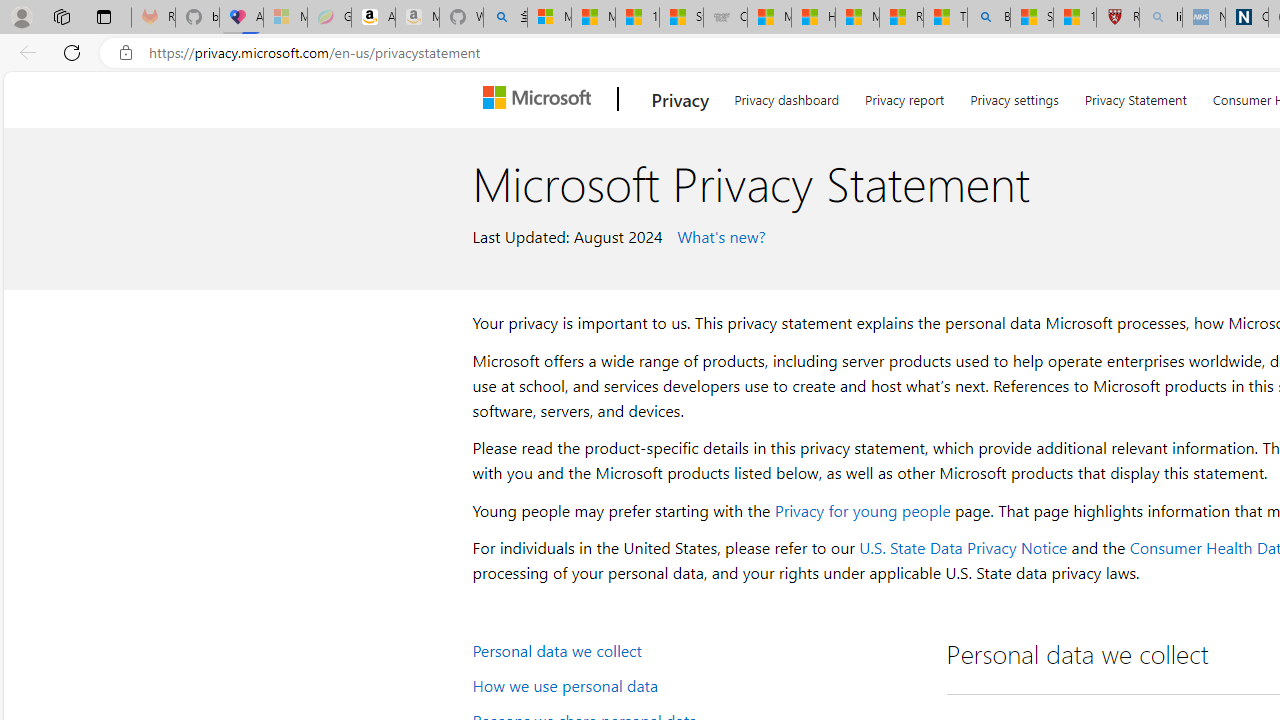 The width and height of the screenshot is (1280, 720). What do you see at coordinates (862, 509) in the screenshot?
I see `'Privacy for young people'` at bounding box center [862, 509].